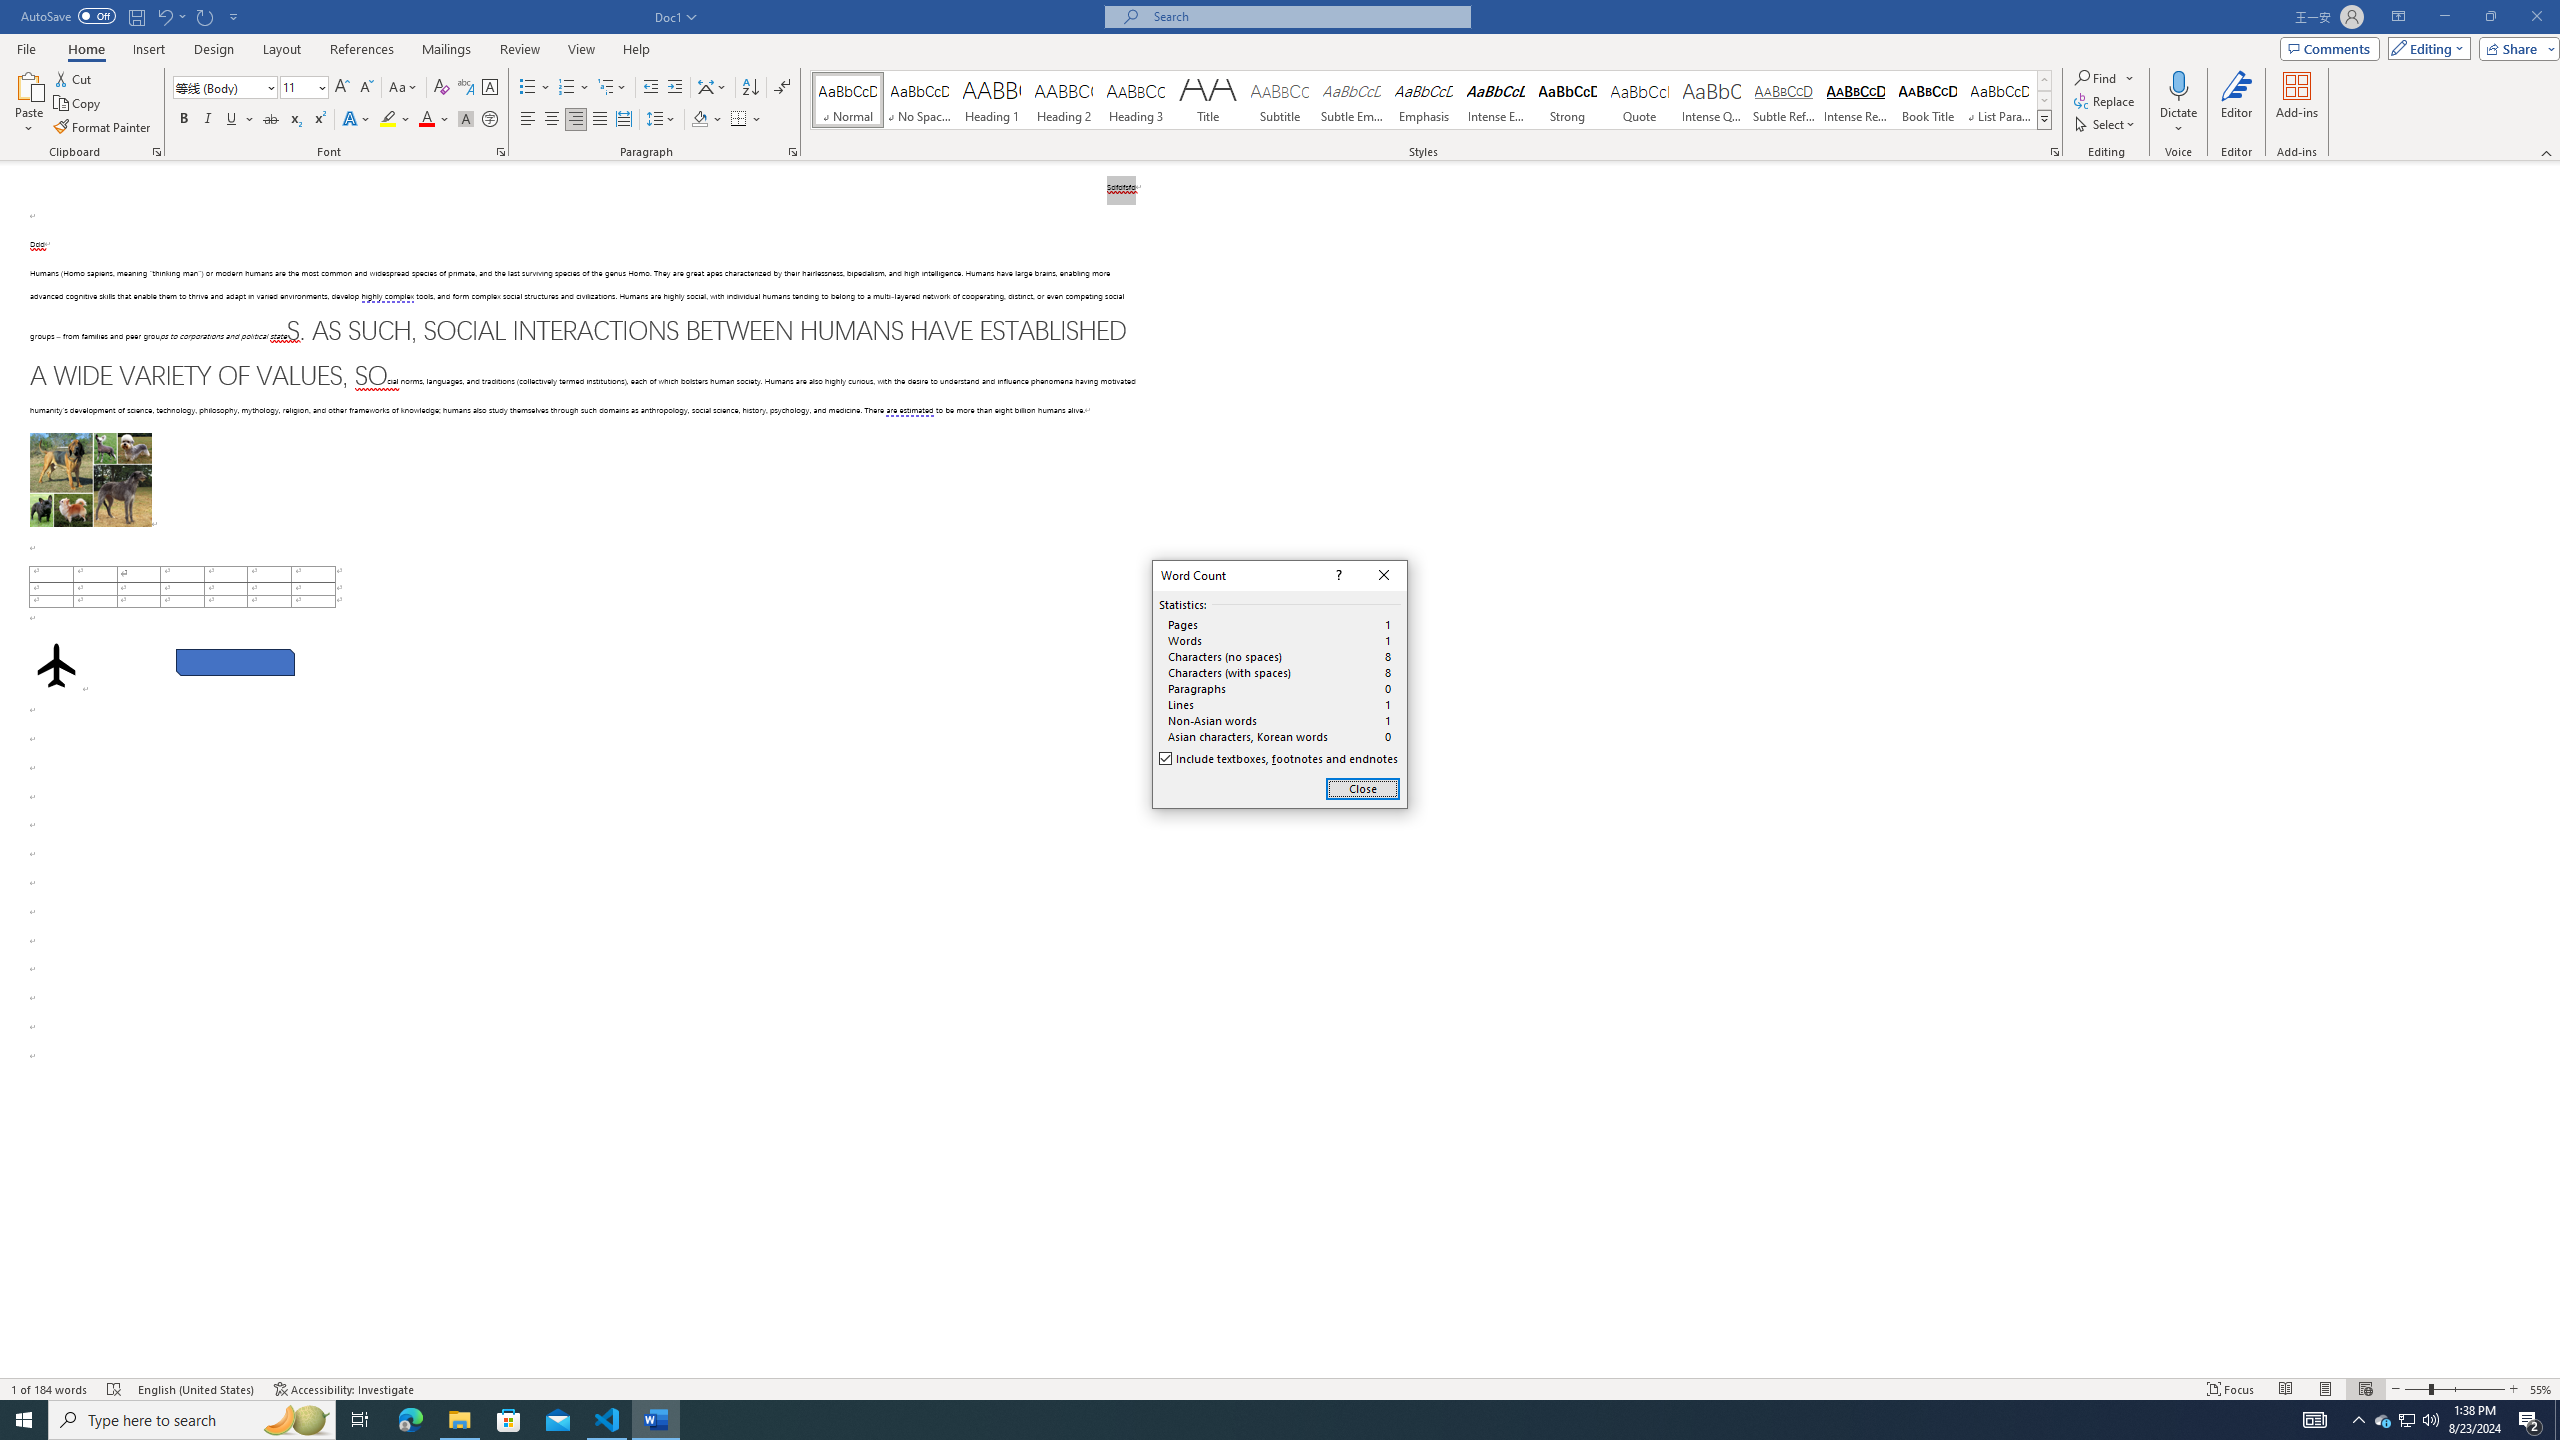 This screenshot has height=1440, width=2560. Describe the element at coordinates (1337, 575) in the screenshot. I see `'Context help'` at that location.